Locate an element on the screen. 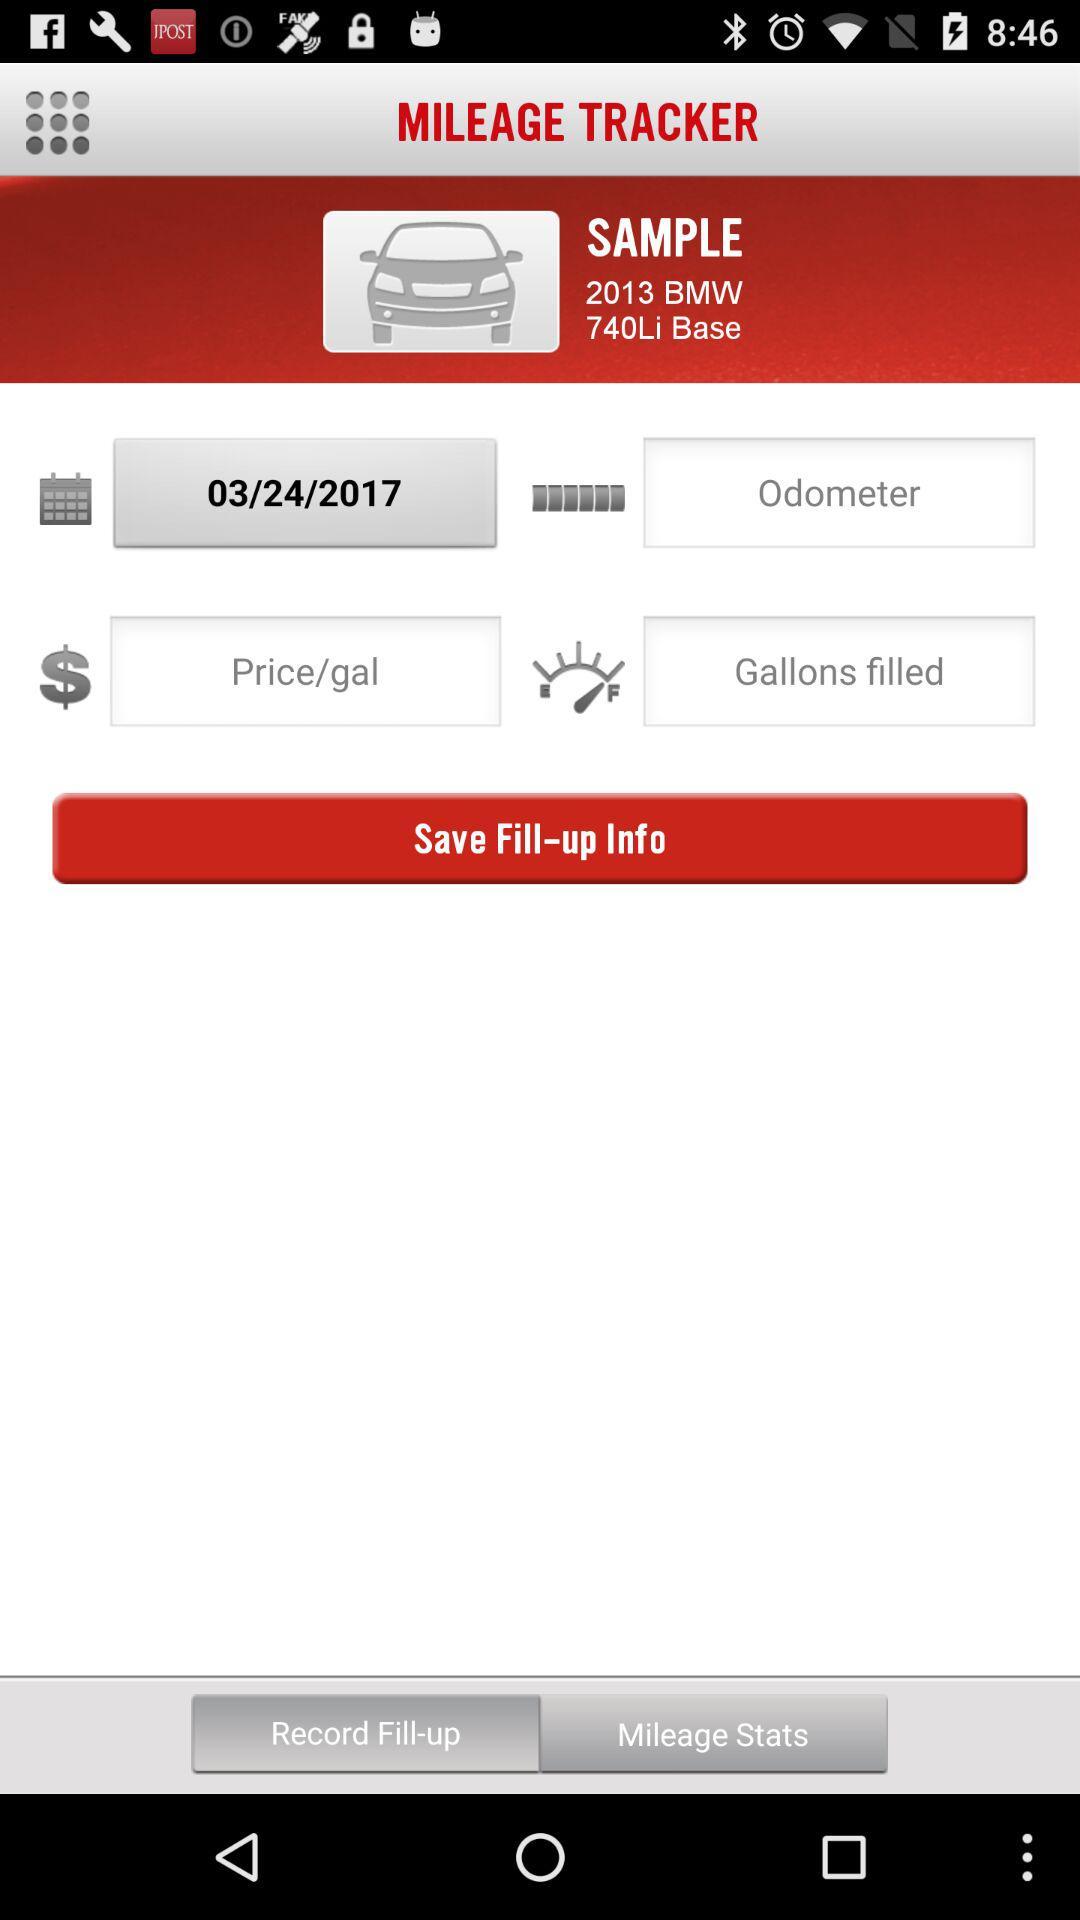  the settings icon is located at coordinates (56, 130).